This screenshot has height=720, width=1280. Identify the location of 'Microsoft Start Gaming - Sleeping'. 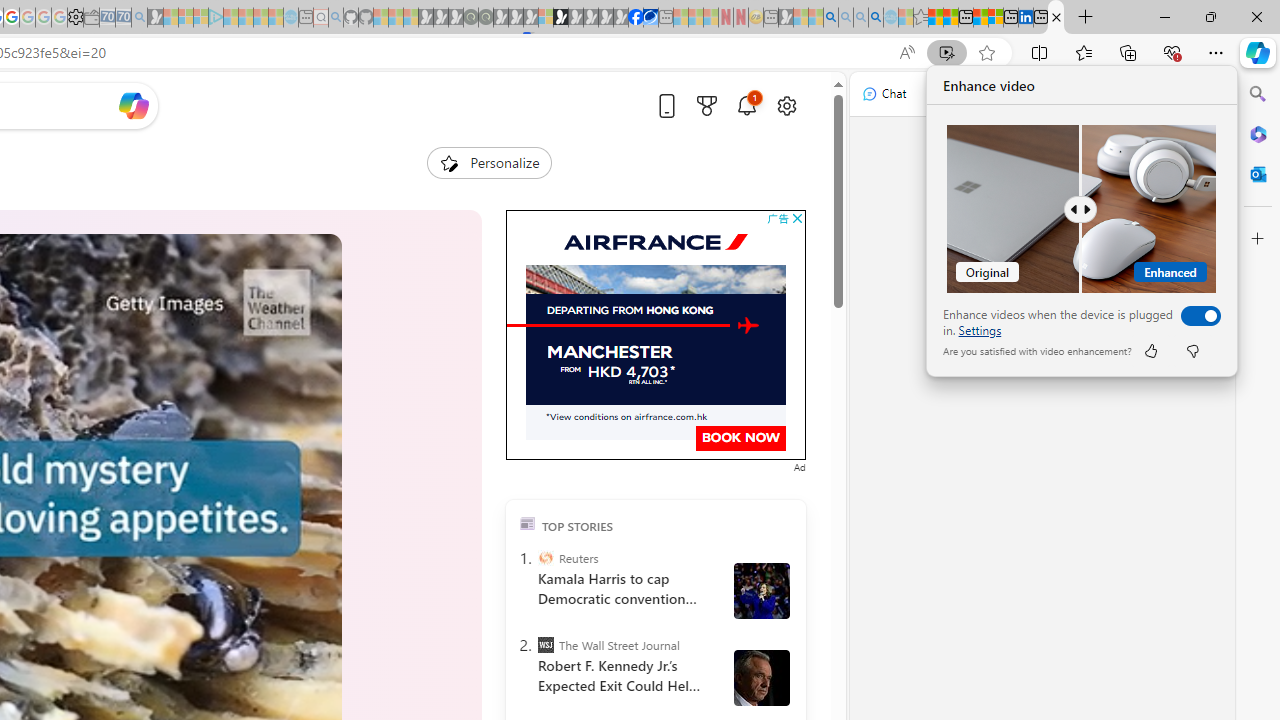
(154, 17).